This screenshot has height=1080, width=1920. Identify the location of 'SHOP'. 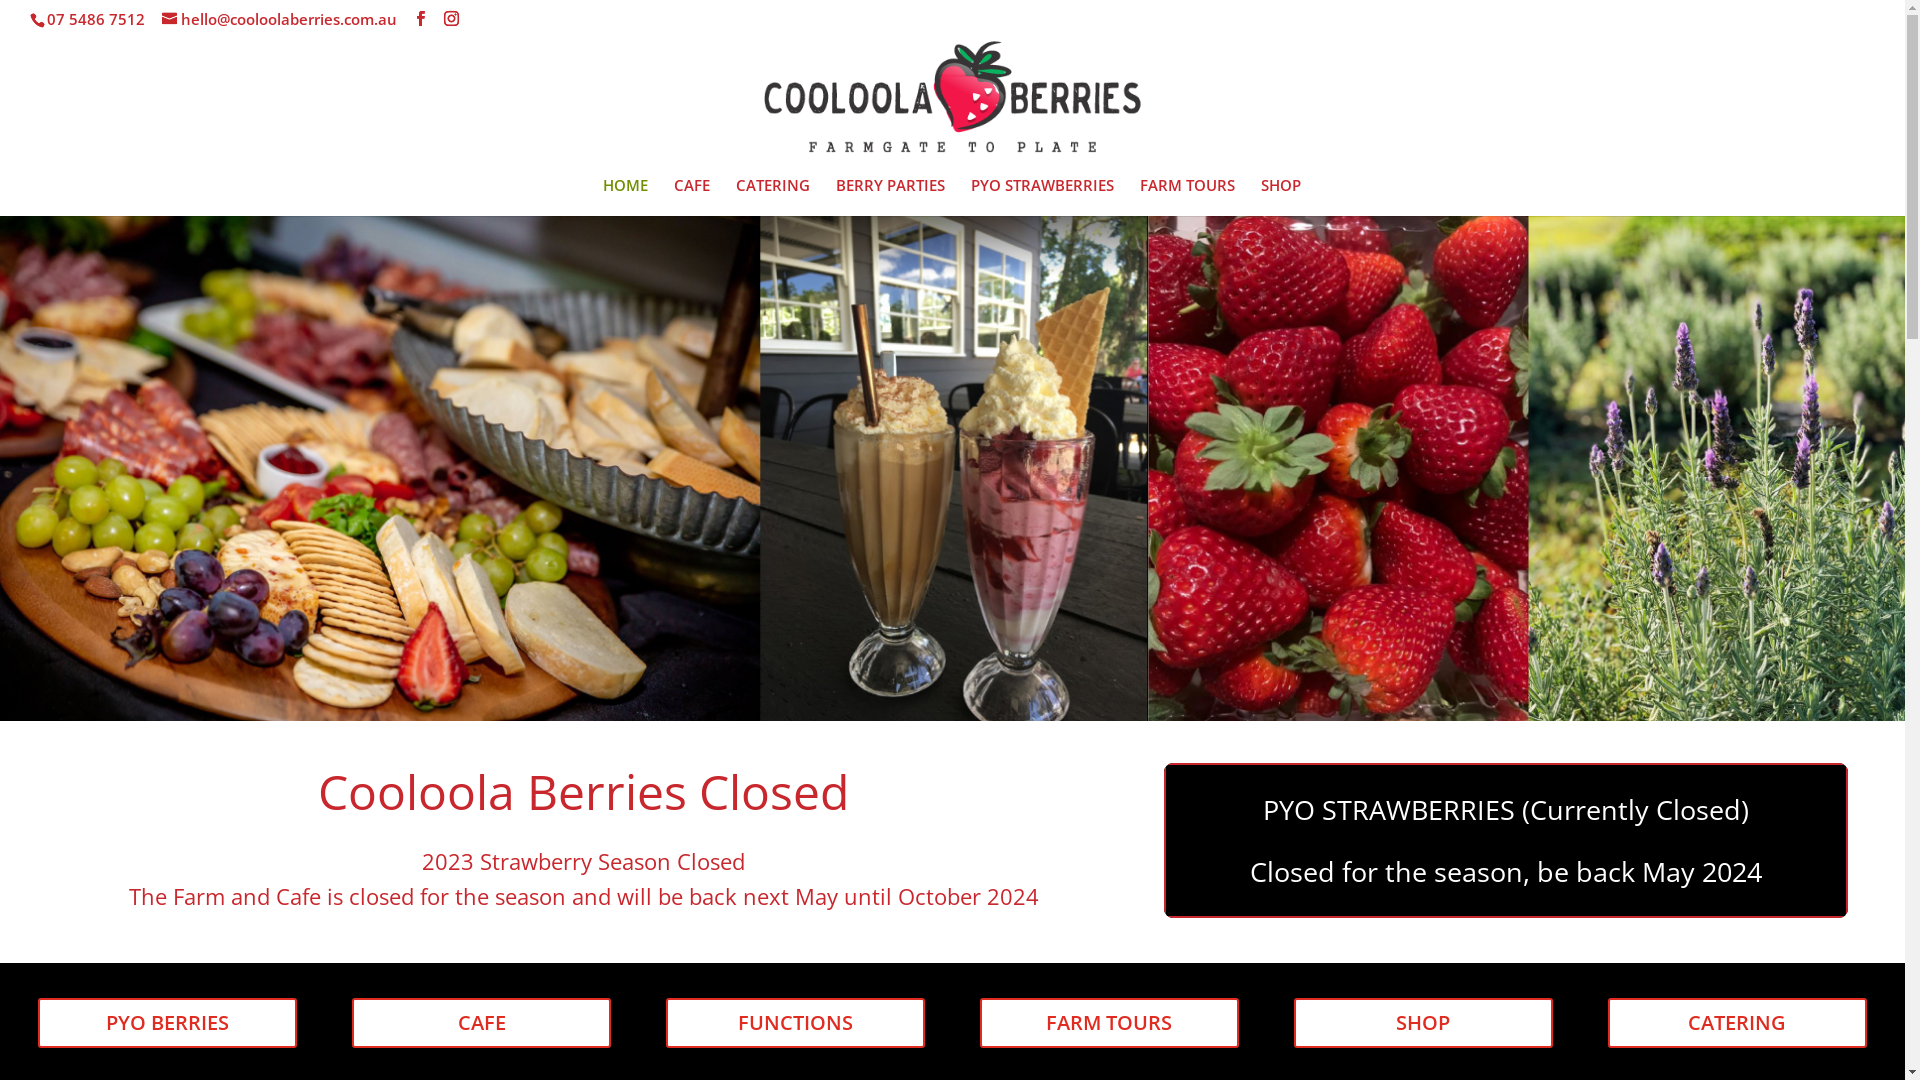
(1280, 196).